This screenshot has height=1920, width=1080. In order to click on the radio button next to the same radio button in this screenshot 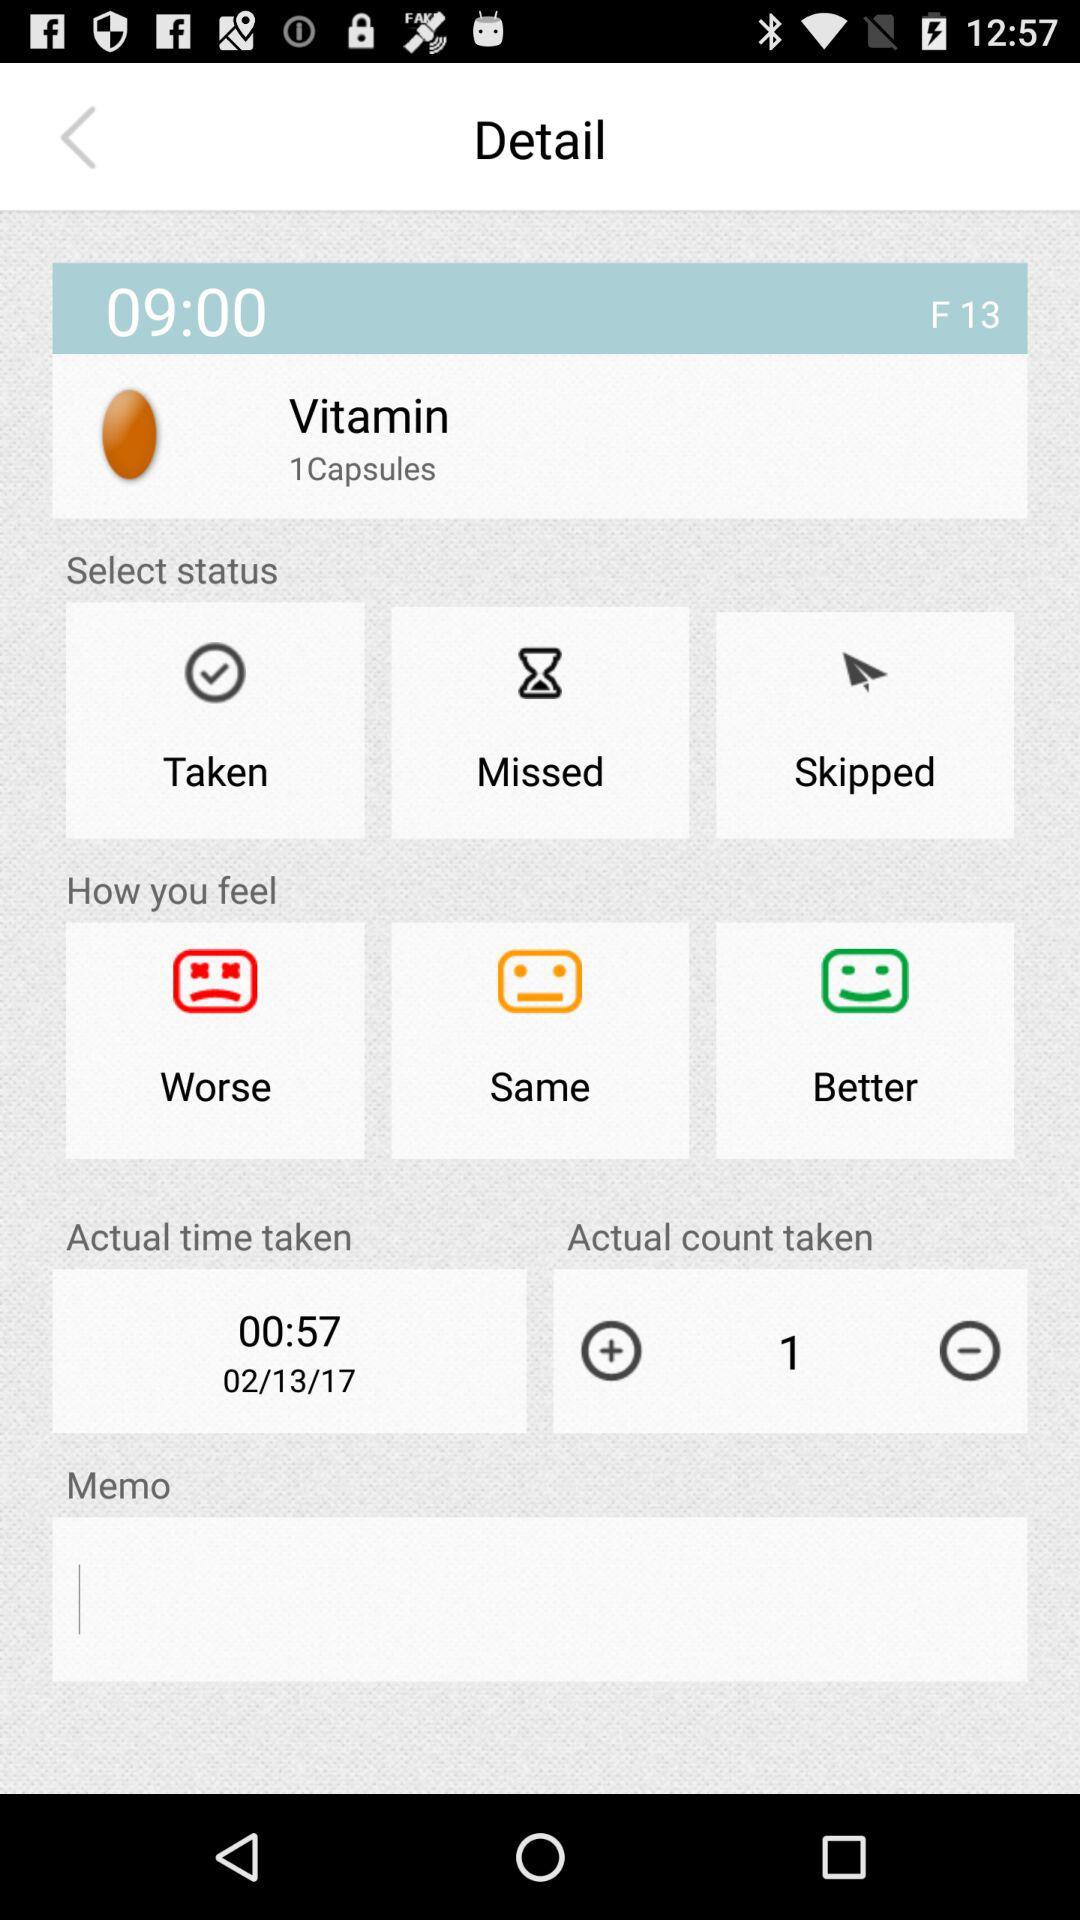, I will do `click(215, 1040)`.